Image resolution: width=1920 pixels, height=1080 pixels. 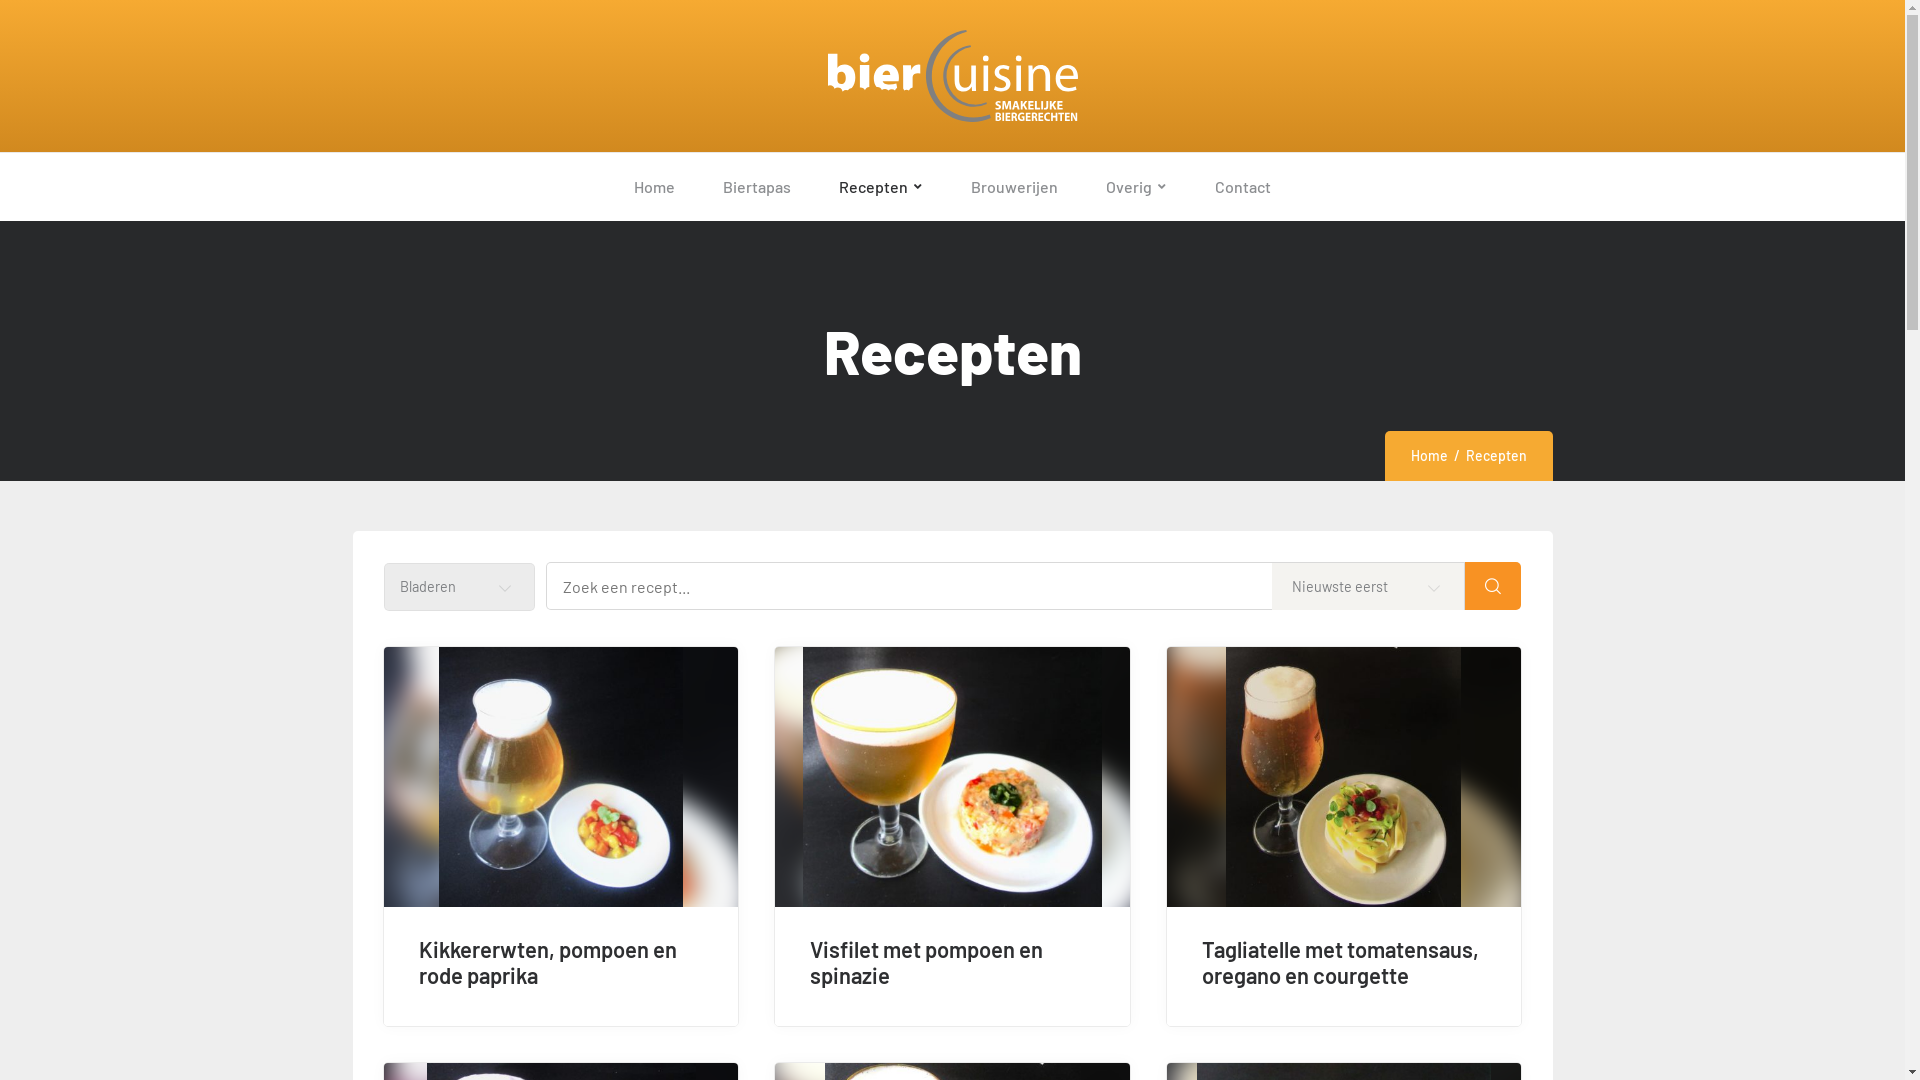 I want to click on 'Home', so click(x=1427, y=455).